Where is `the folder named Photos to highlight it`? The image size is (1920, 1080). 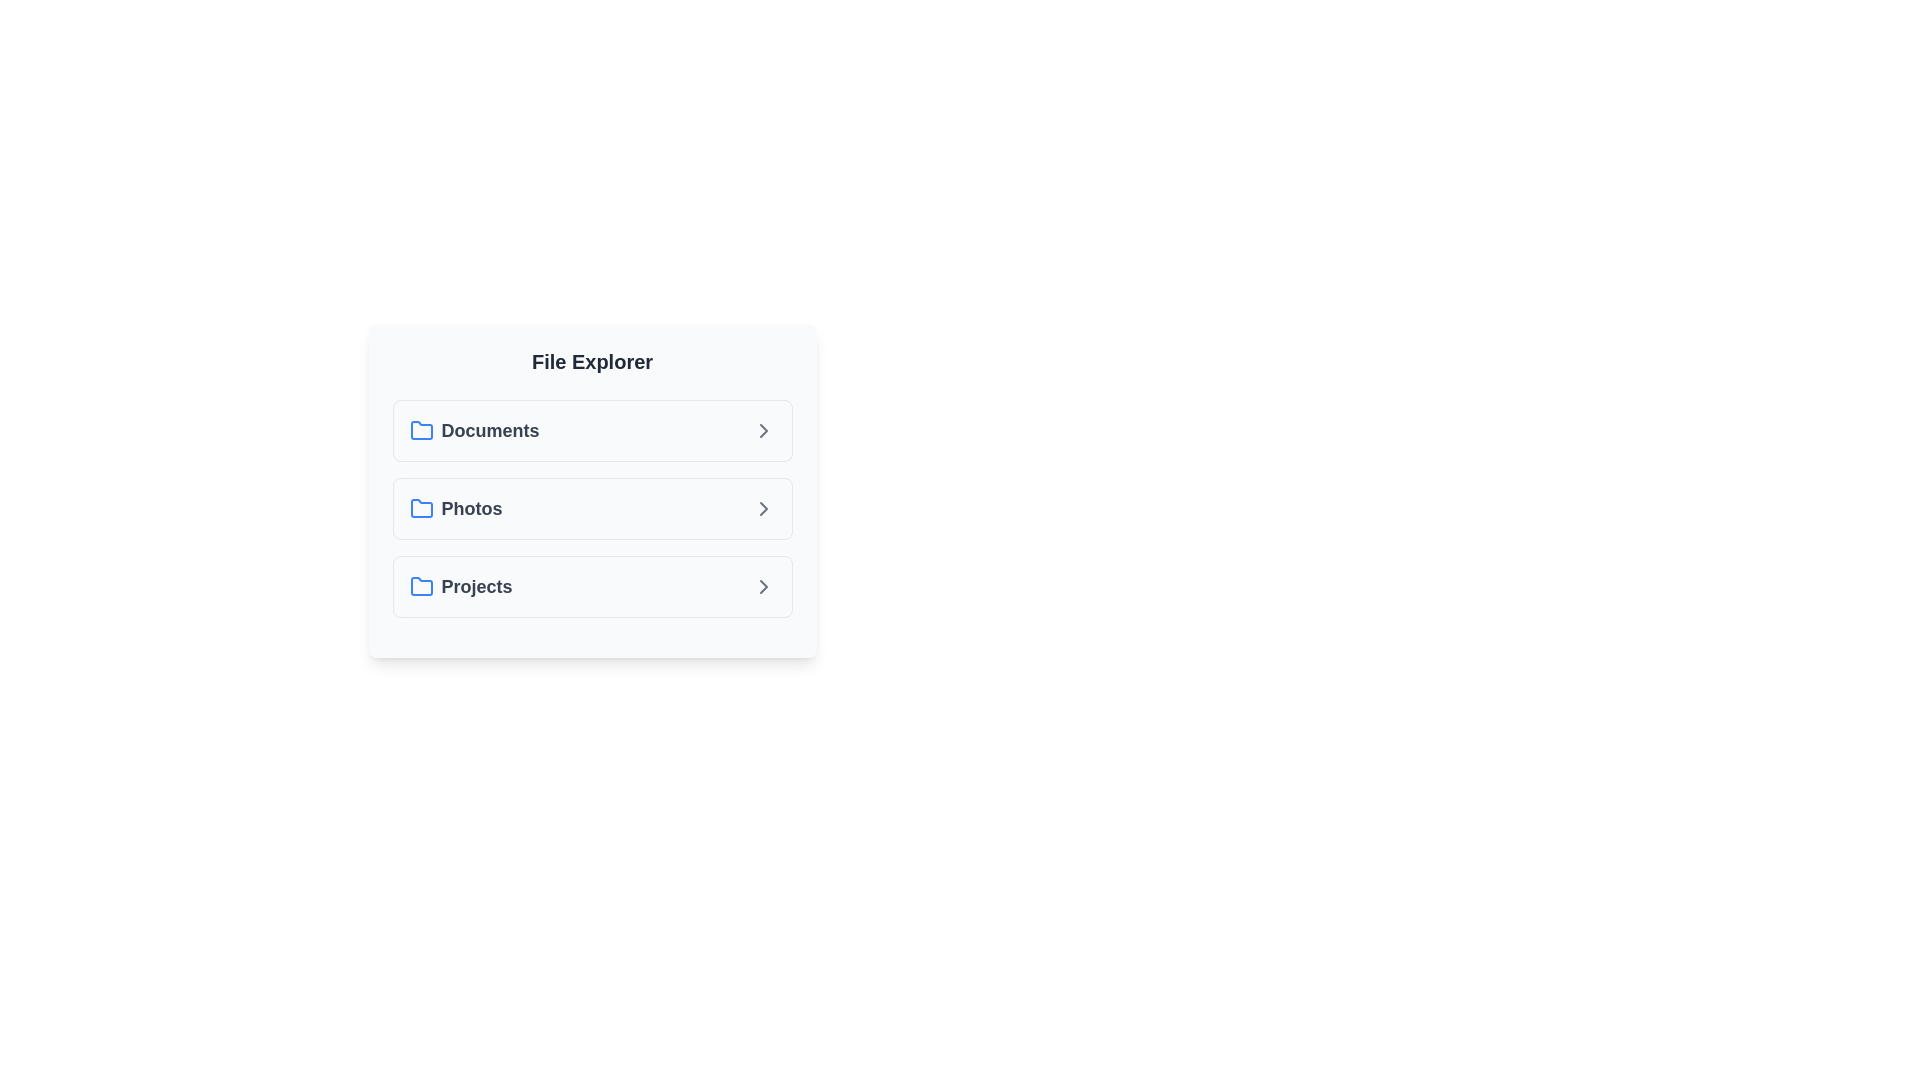 the folder named Photos to highlight it is located at coordinates (591, 508).